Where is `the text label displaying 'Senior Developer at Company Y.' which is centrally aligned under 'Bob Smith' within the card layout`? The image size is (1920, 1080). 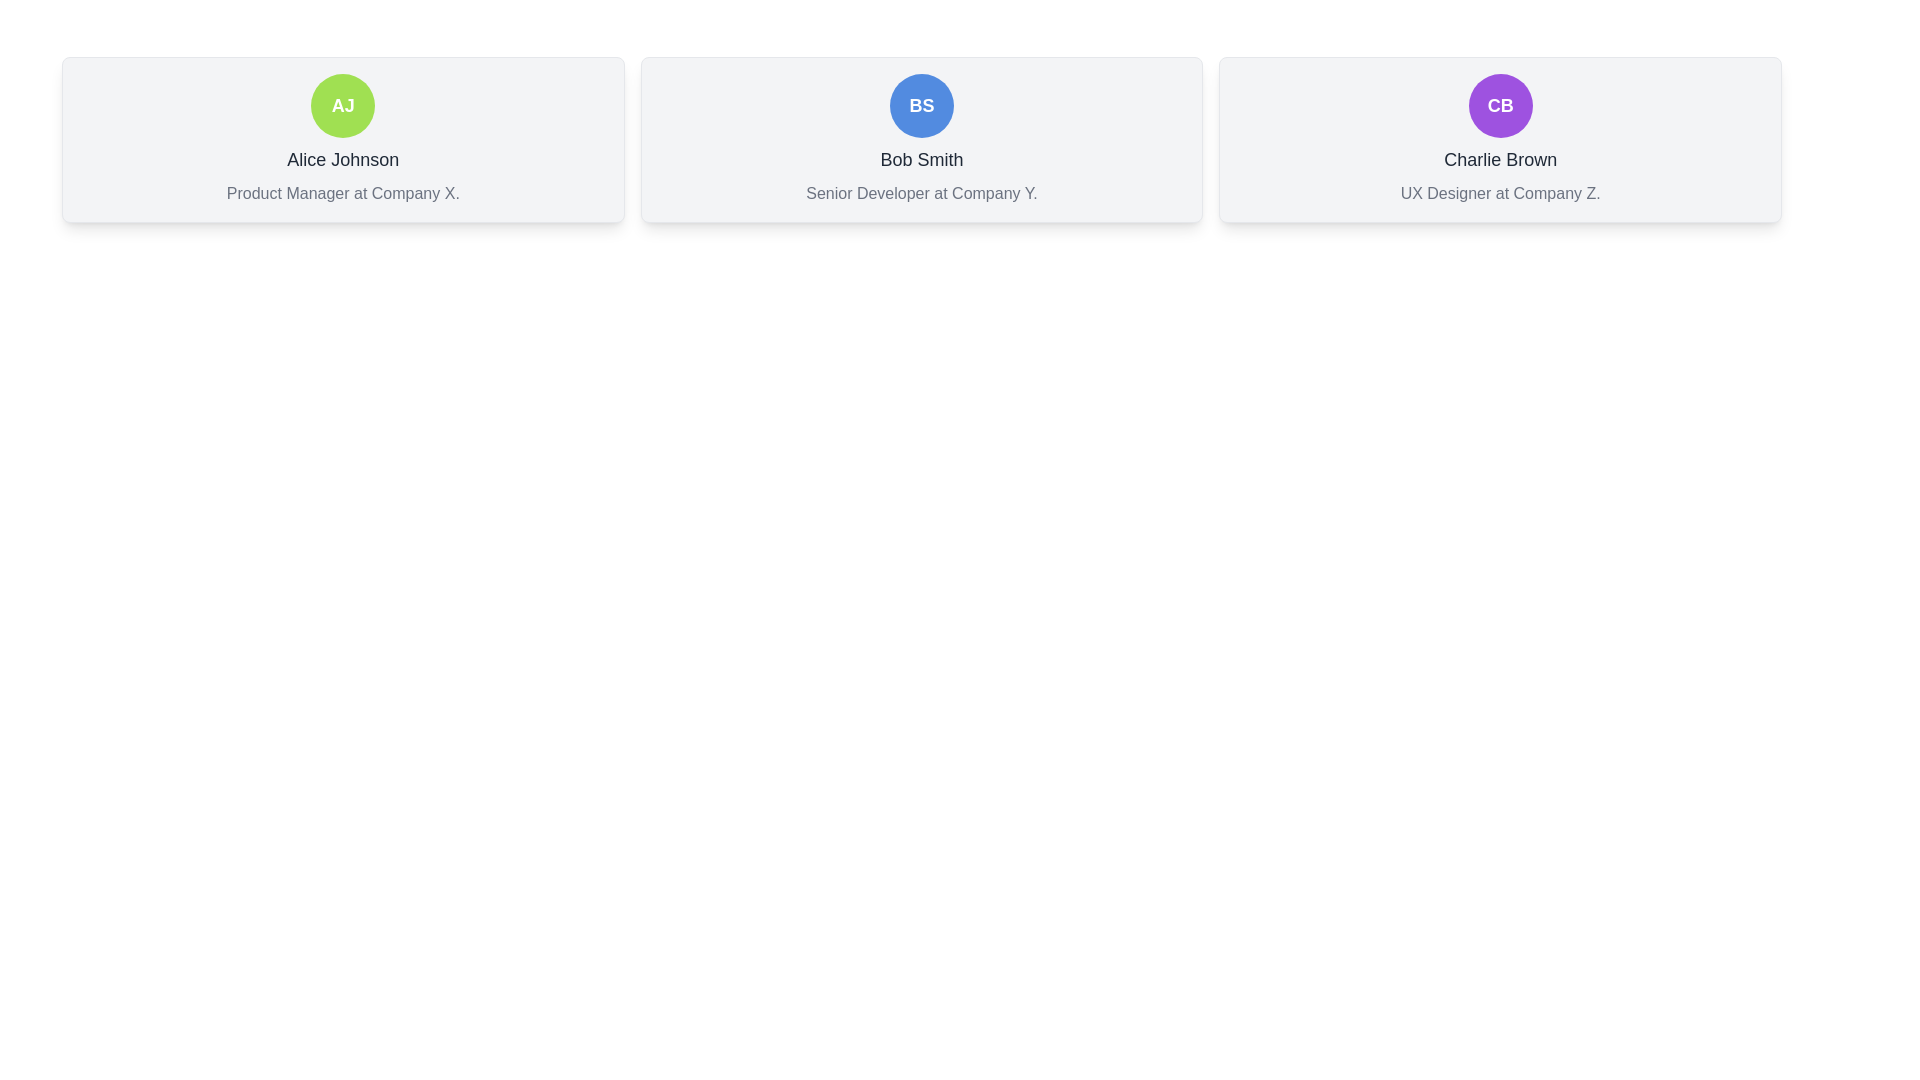 the text label displaying 'Senior Developer at Company Y.' which is centrally aligned under 'Bob Smith' within the card layout is located at coordinates (920, 193).